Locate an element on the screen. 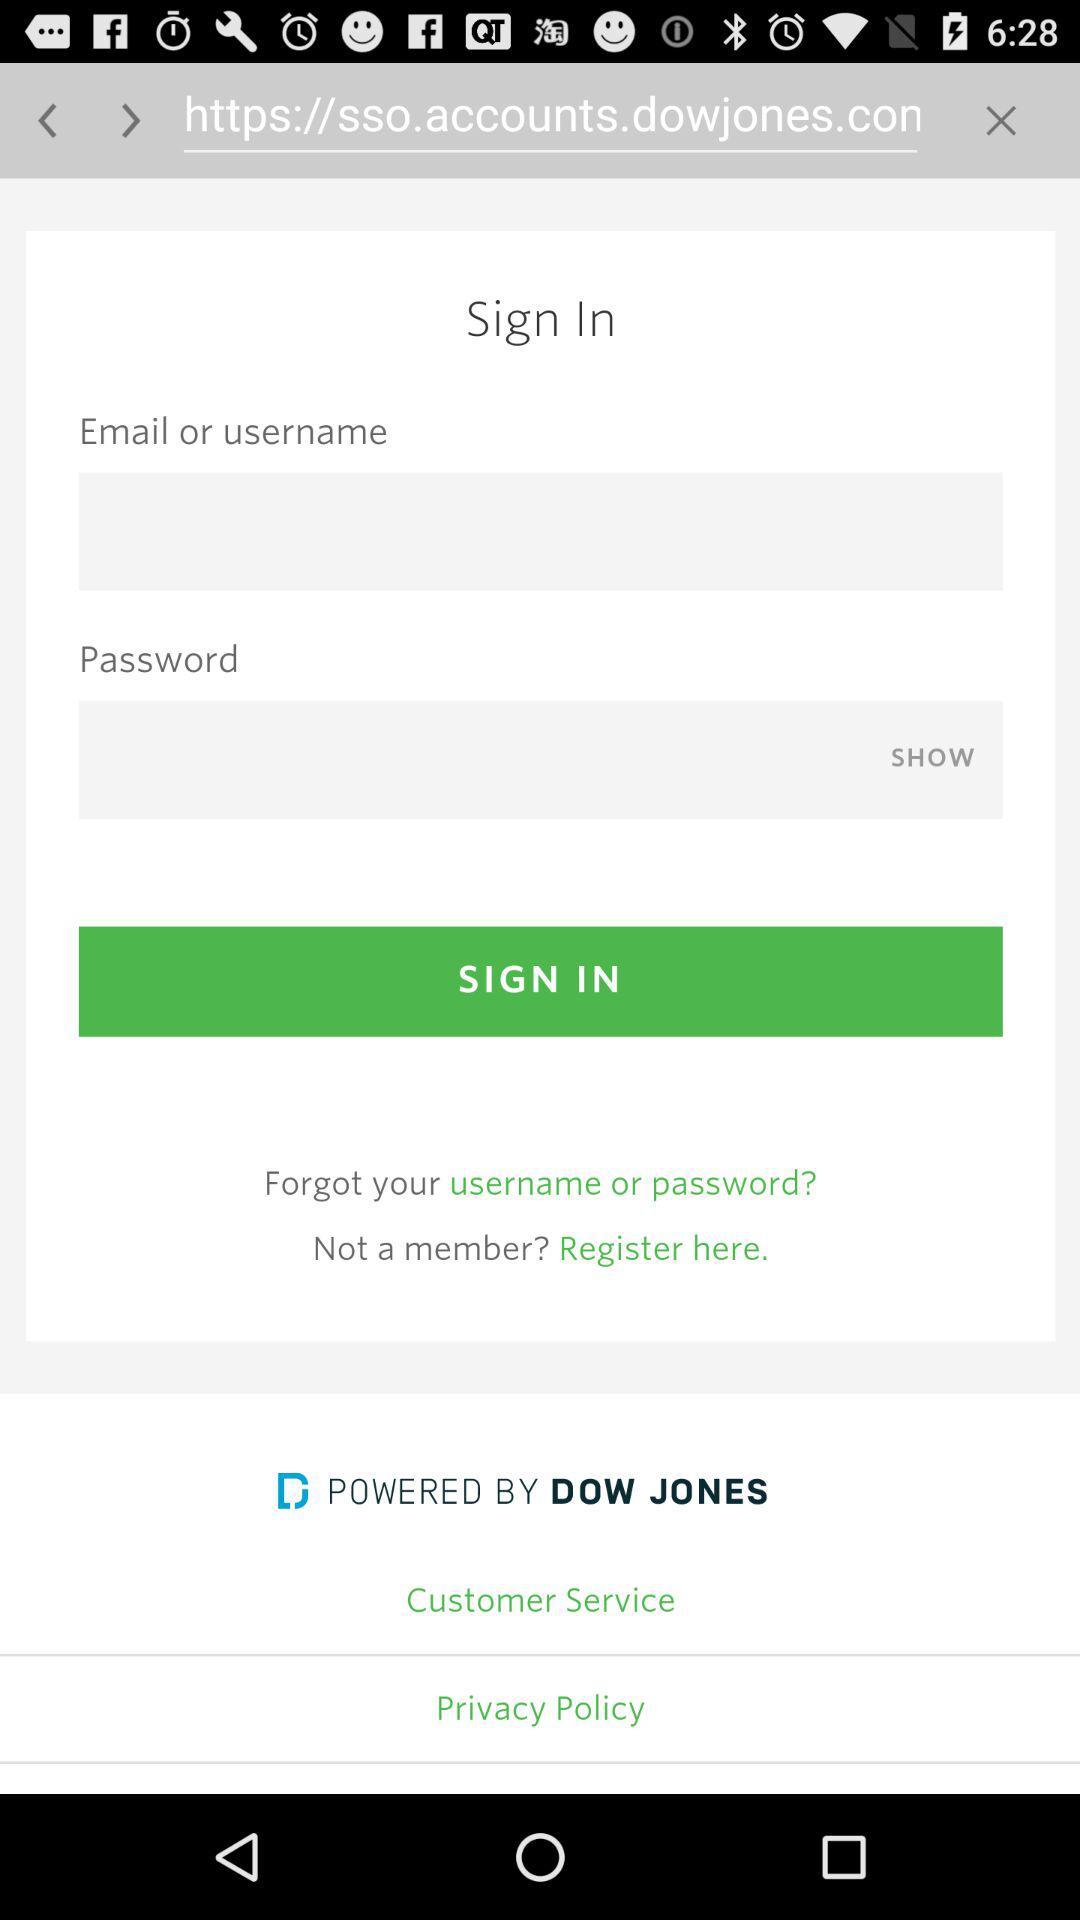 This screenshot has width=1080, height=1920. the close icon is located at coordinates (1001, 128).